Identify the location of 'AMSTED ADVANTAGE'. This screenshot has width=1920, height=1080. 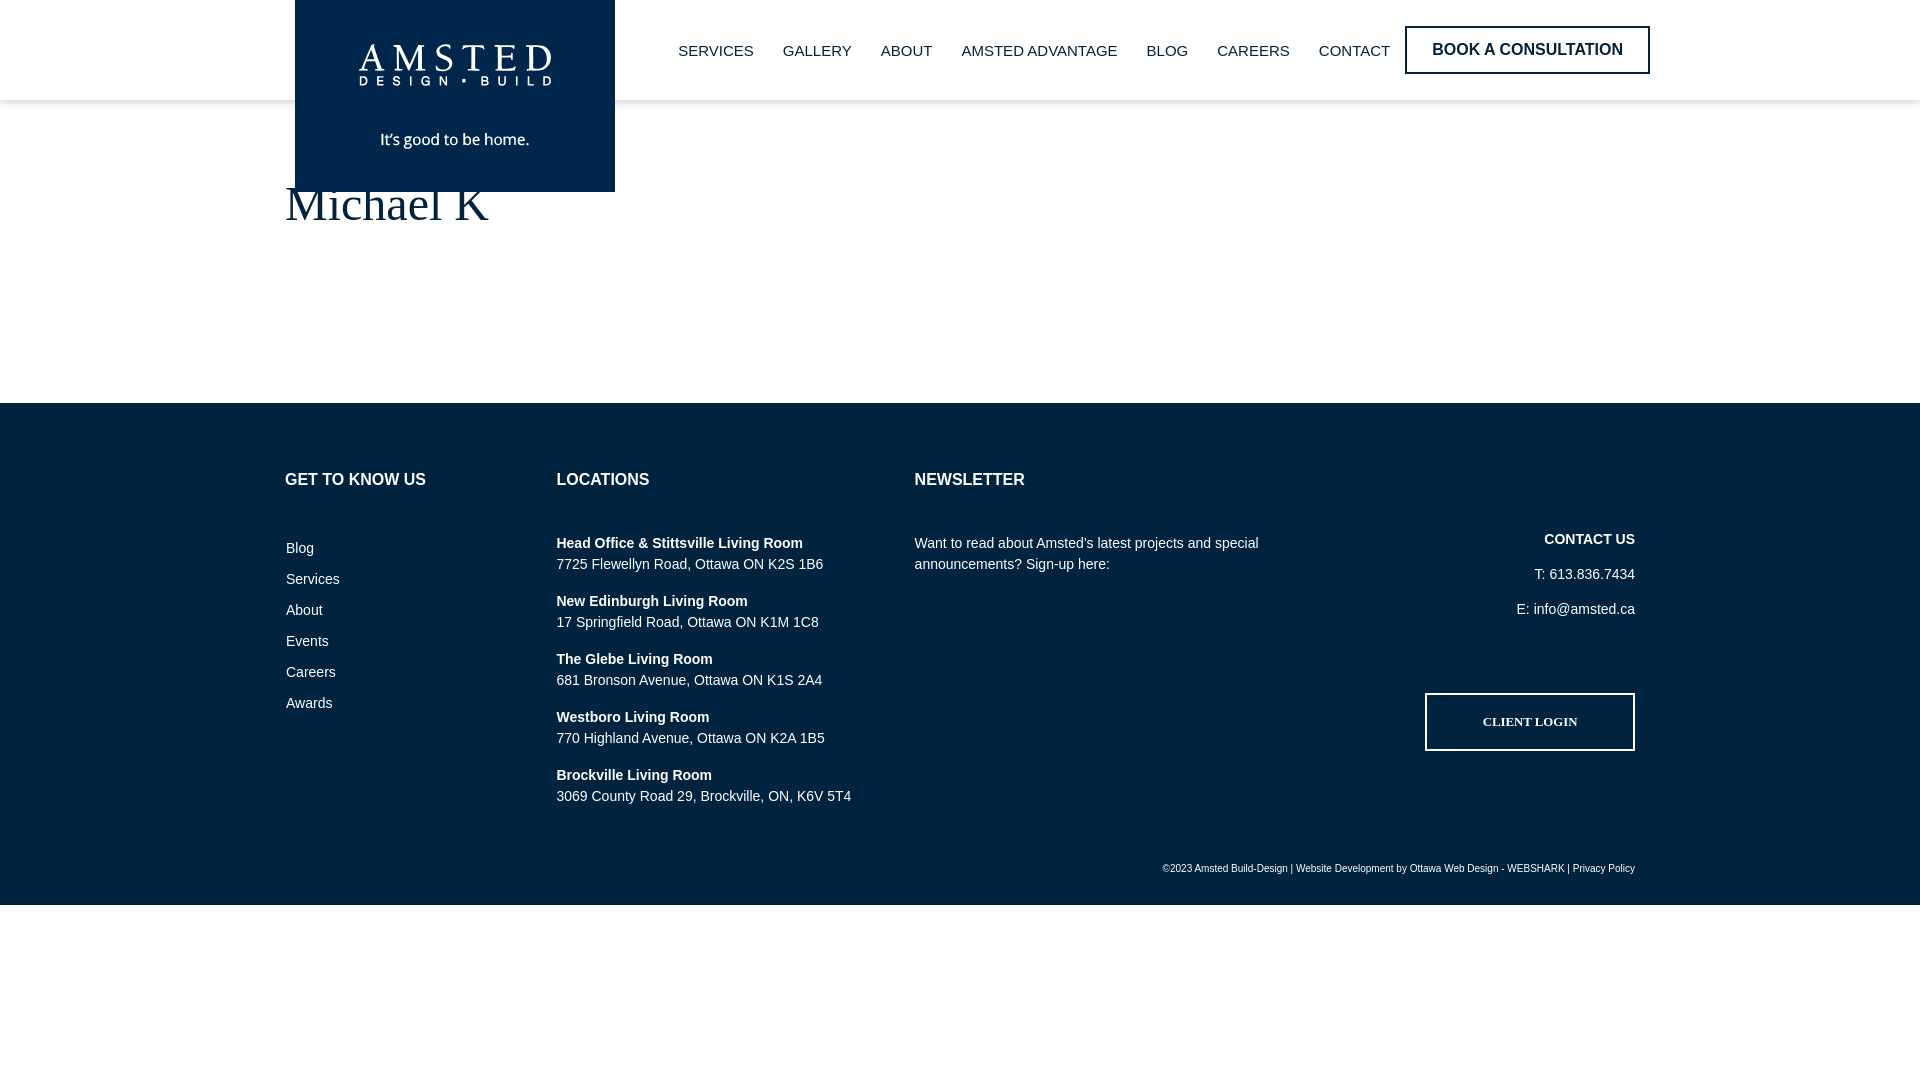
(1038, 48).